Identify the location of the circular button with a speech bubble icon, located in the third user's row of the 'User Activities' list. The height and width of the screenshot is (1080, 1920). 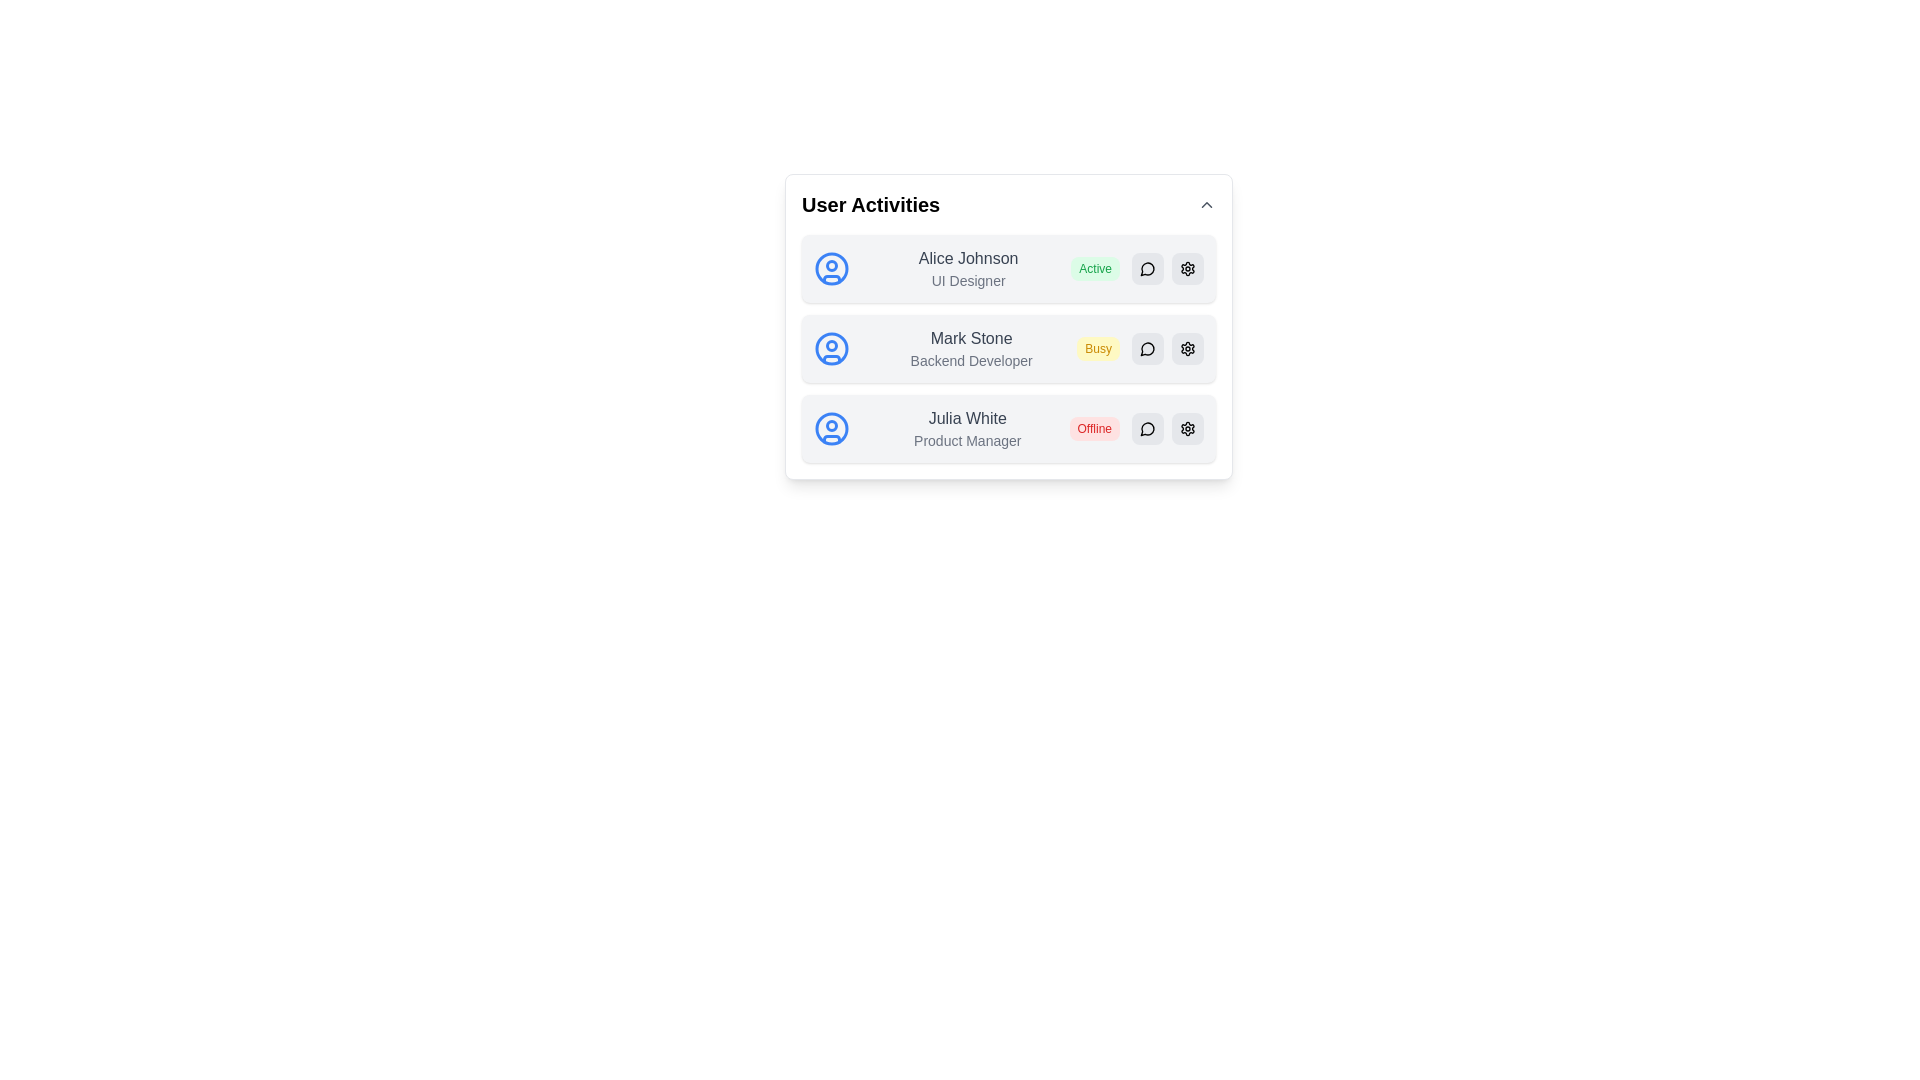
(1147, 427).